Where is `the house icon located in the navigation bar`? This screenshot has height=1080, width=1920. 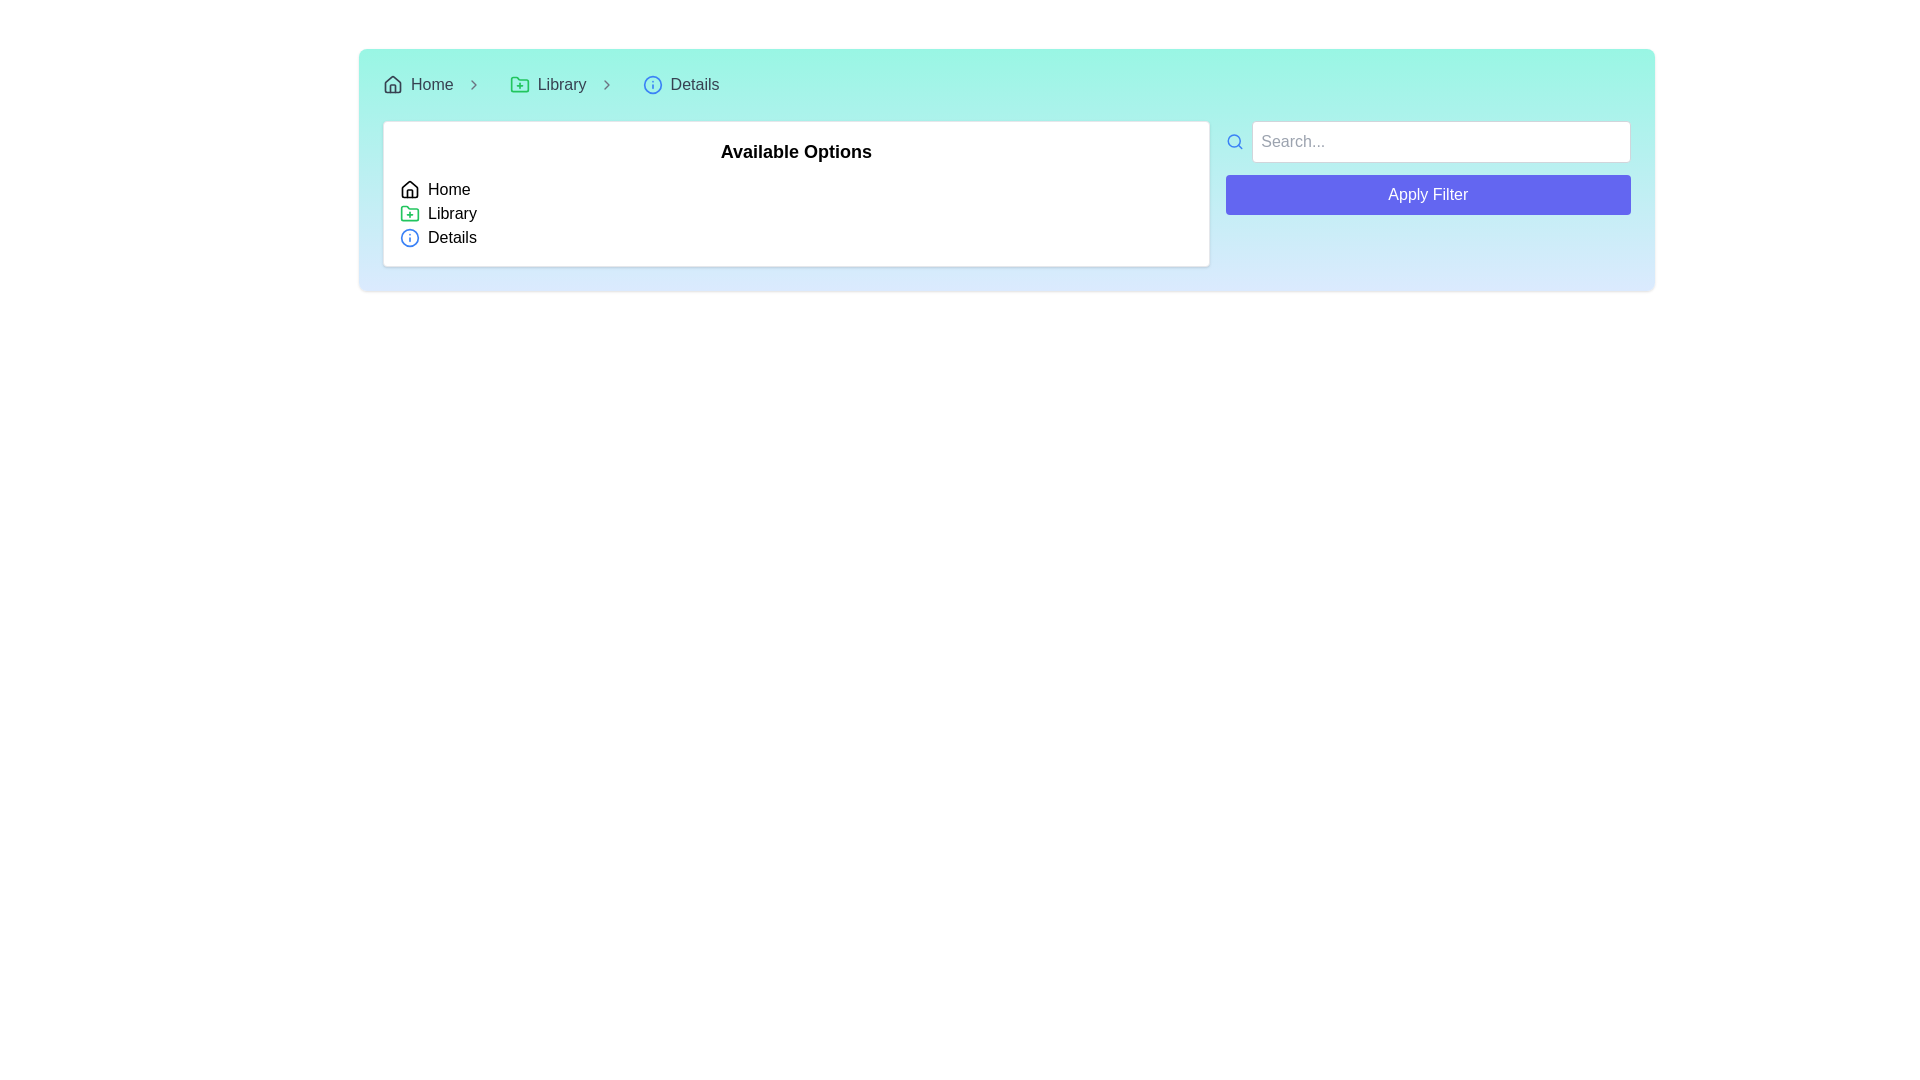 the house icon located in the navigation bar is located at coordinates (393, 83).